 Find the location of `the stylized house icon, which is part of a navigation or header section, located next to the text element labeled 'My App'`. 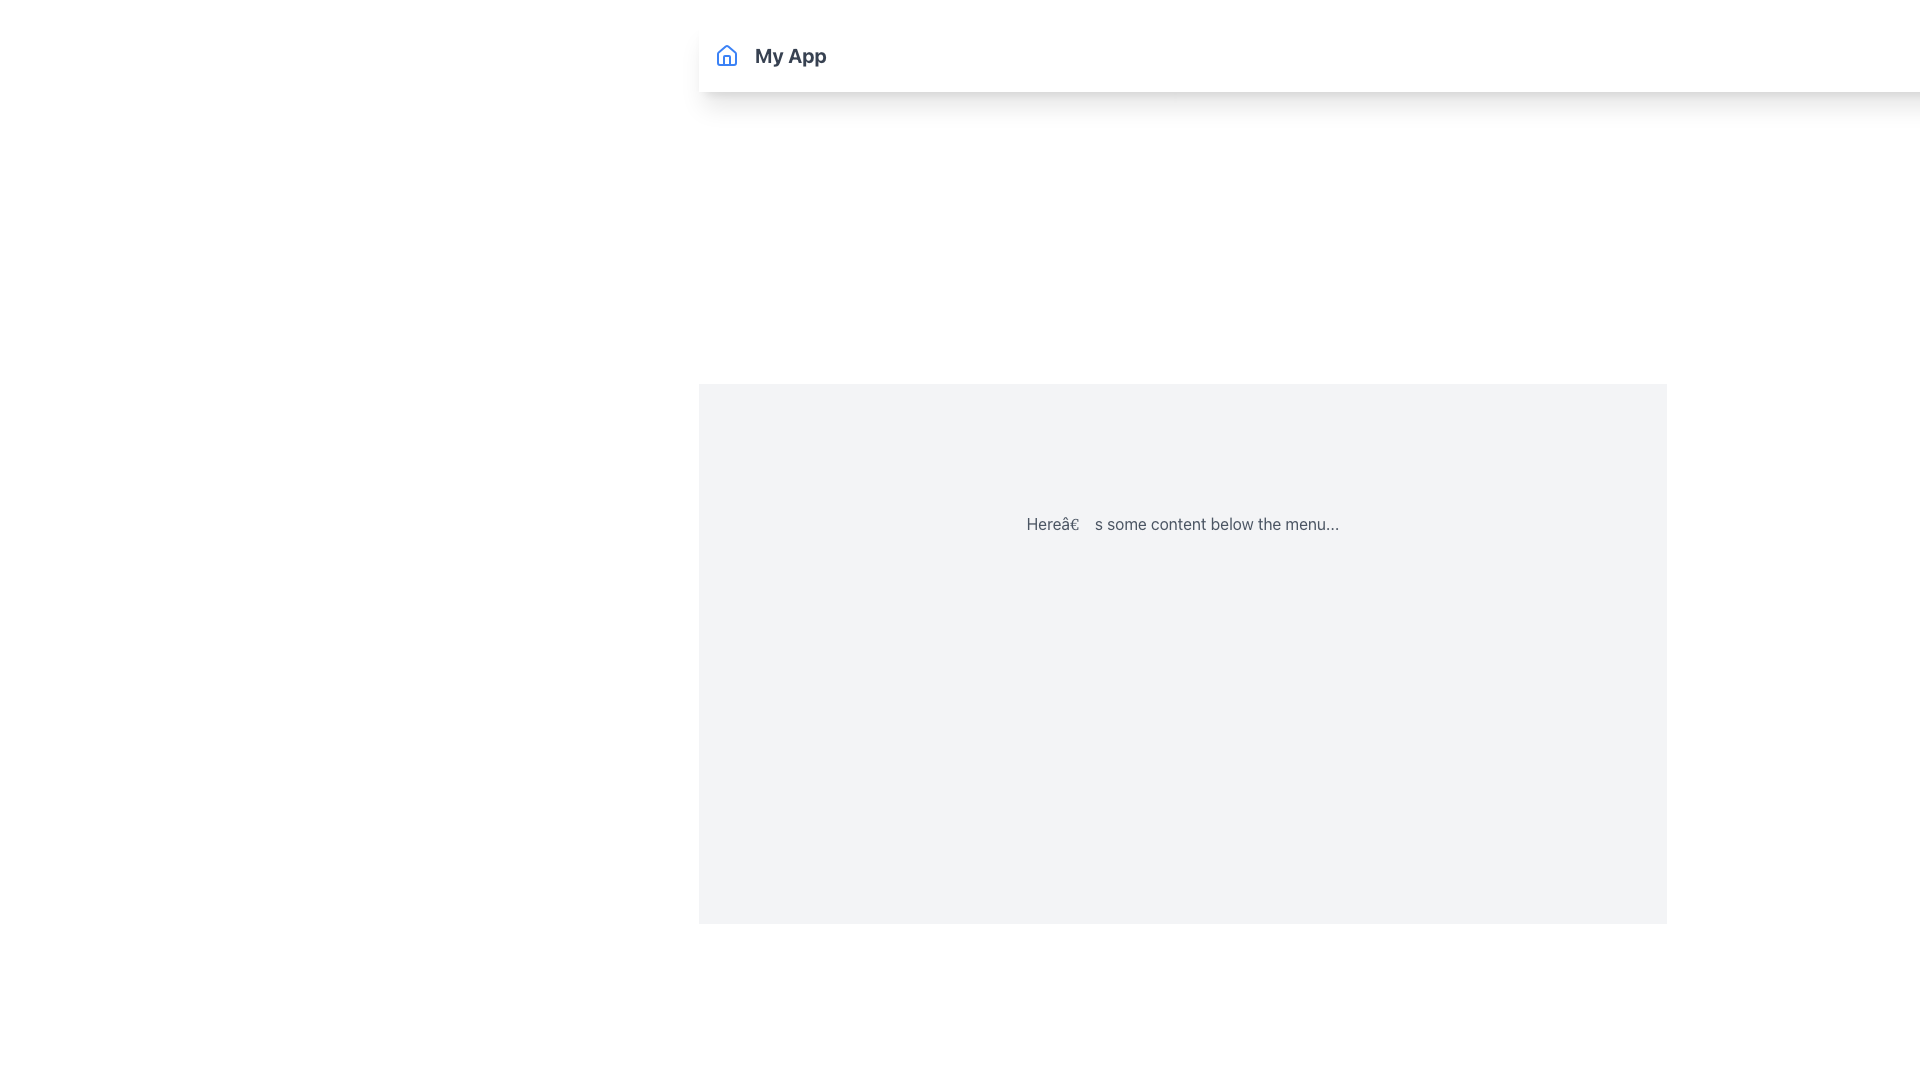

the stylized house icon, which is part of a navigation or header section, located next to the text element labeled 'My App' is located at coordinates (725, 53).